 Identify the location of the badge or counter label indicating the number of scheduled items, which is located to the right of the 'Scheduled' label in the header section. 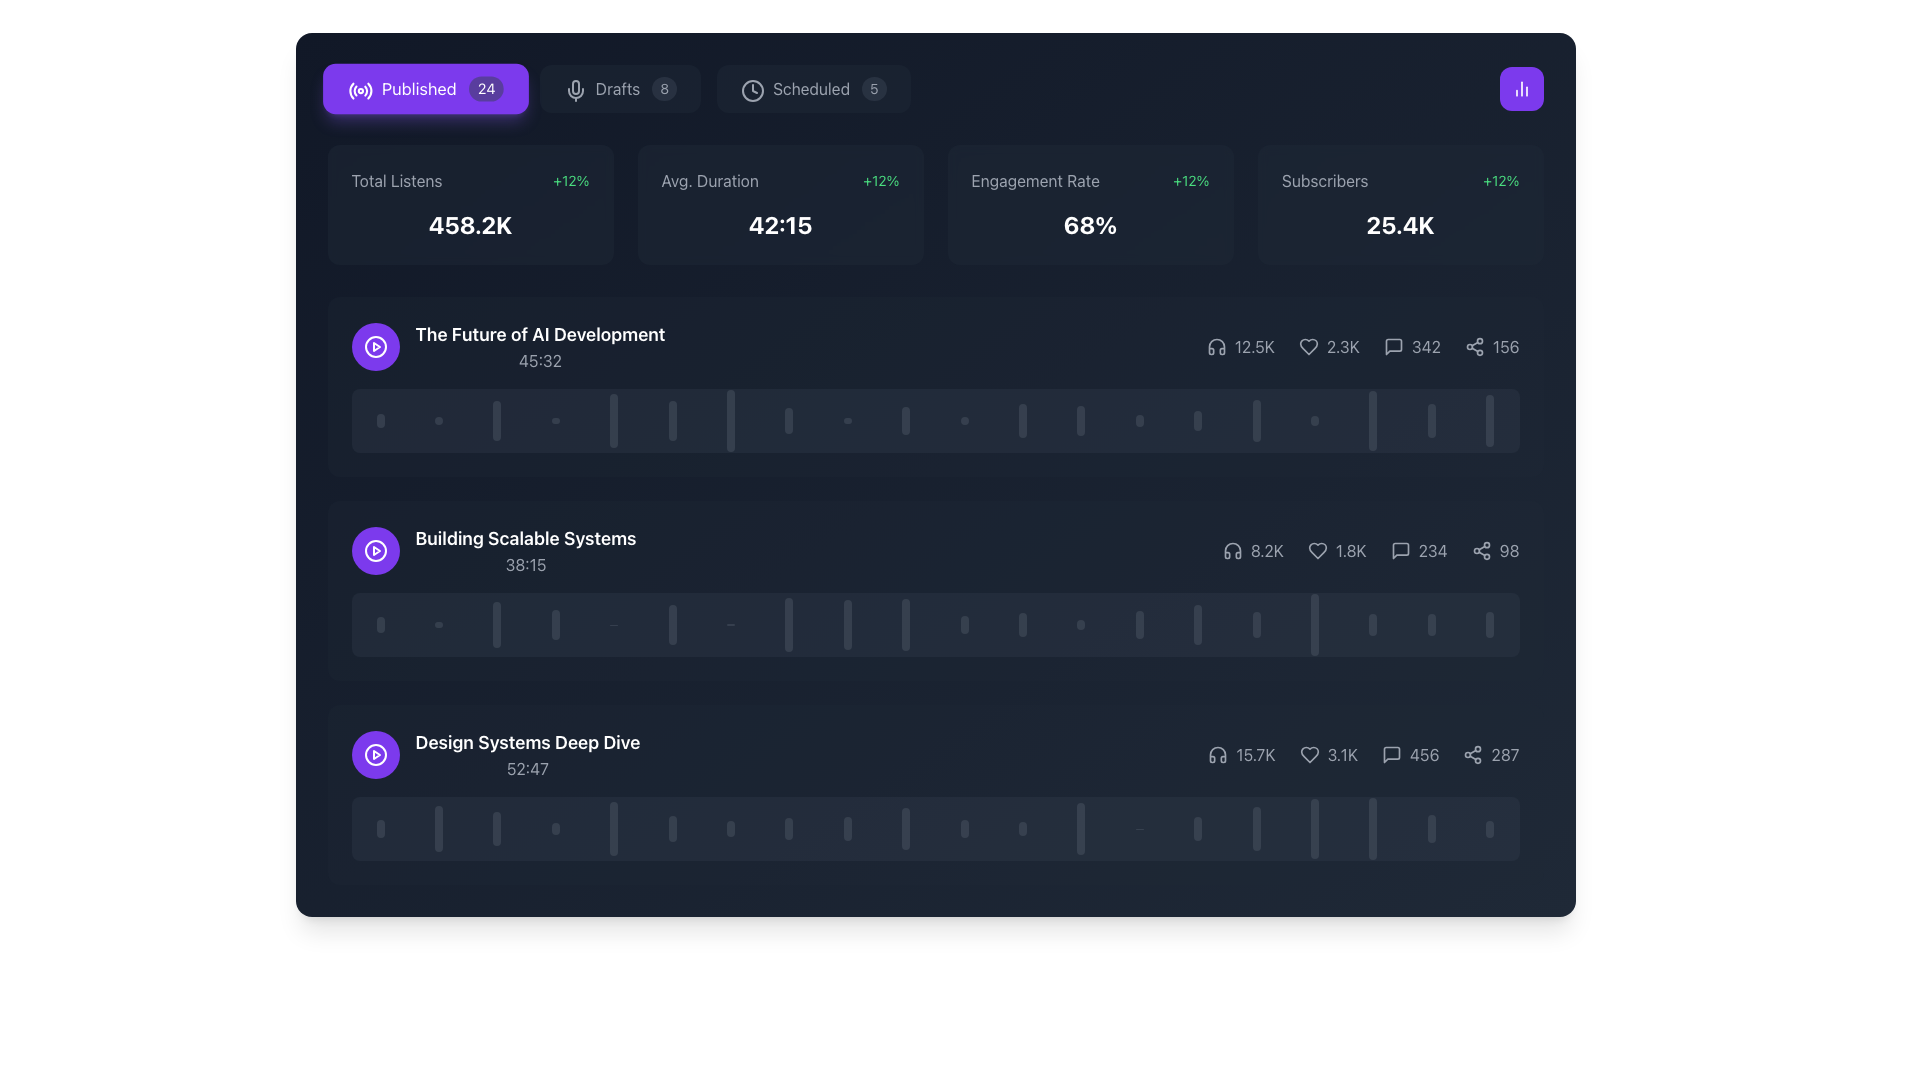
(874, 87).